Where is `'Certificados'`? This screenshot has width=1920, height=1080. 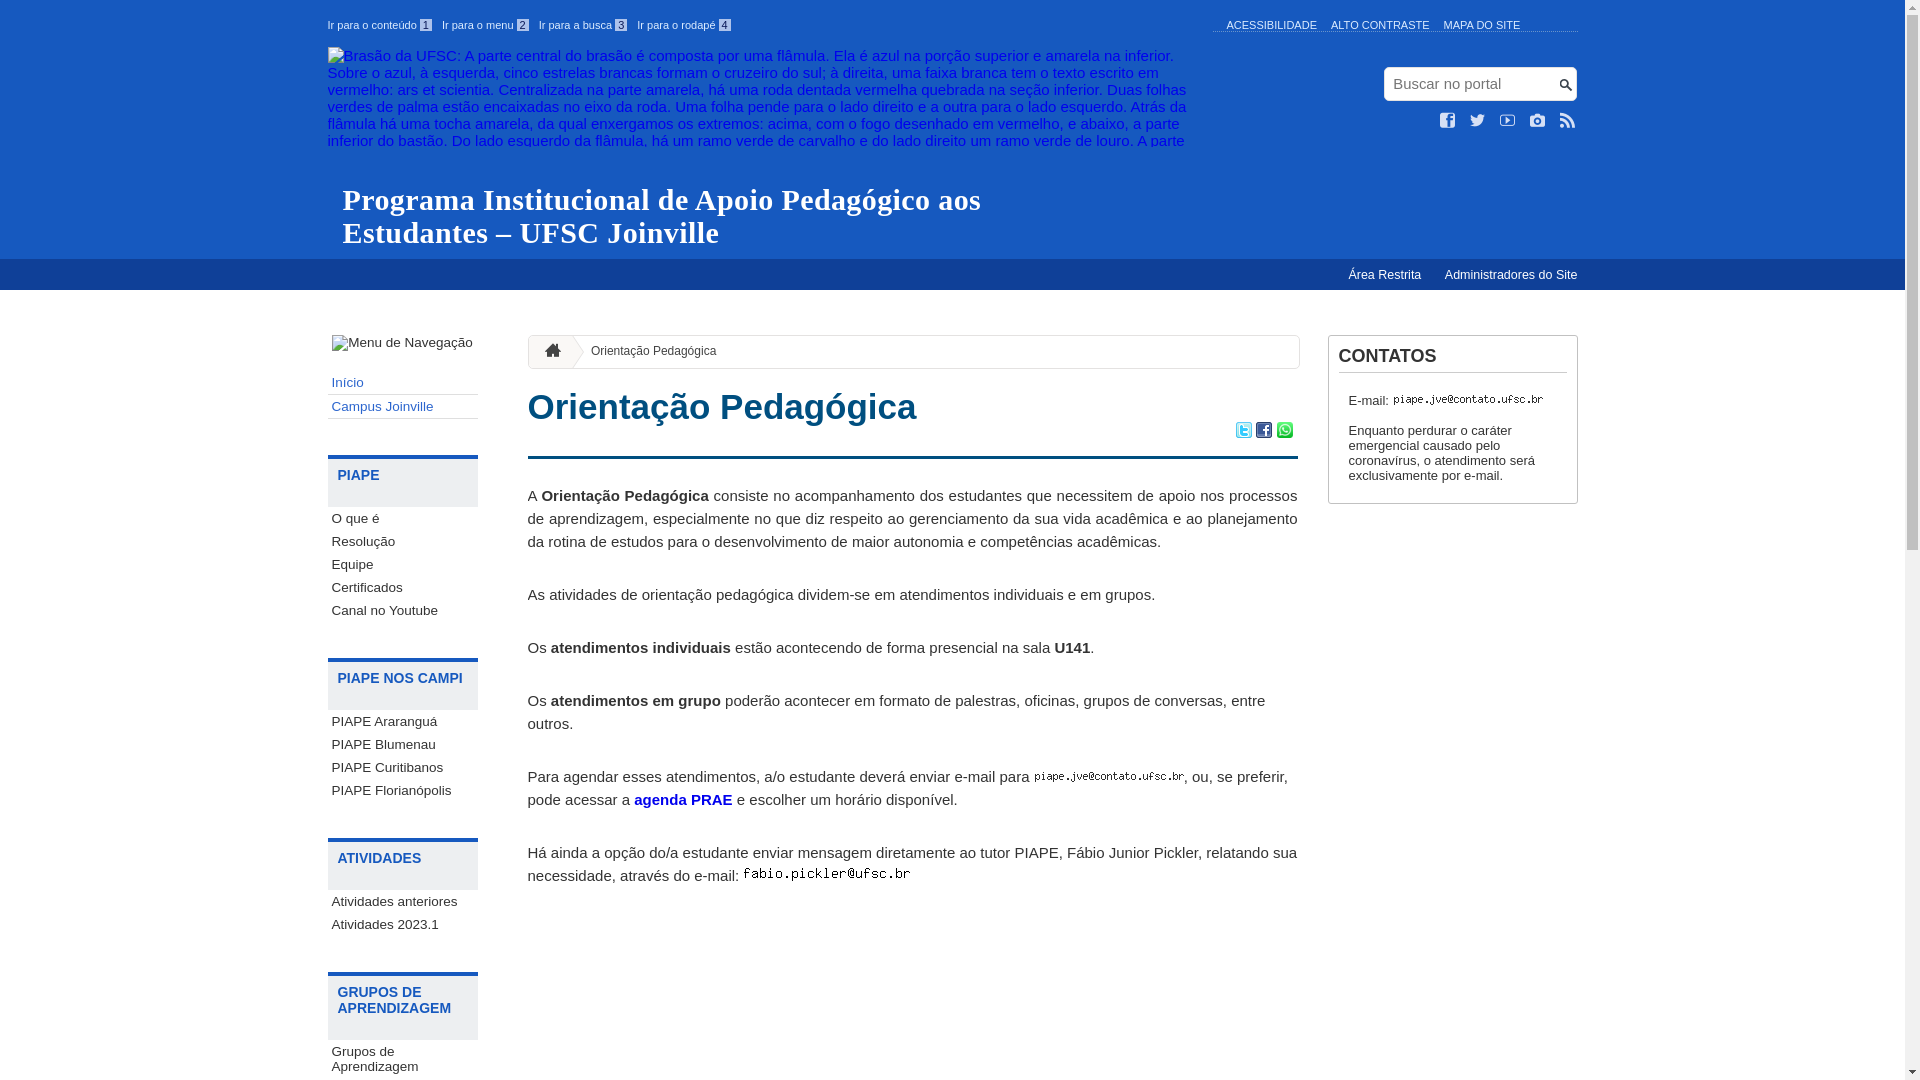
'Certificados' is located at coordinates (402, 586).